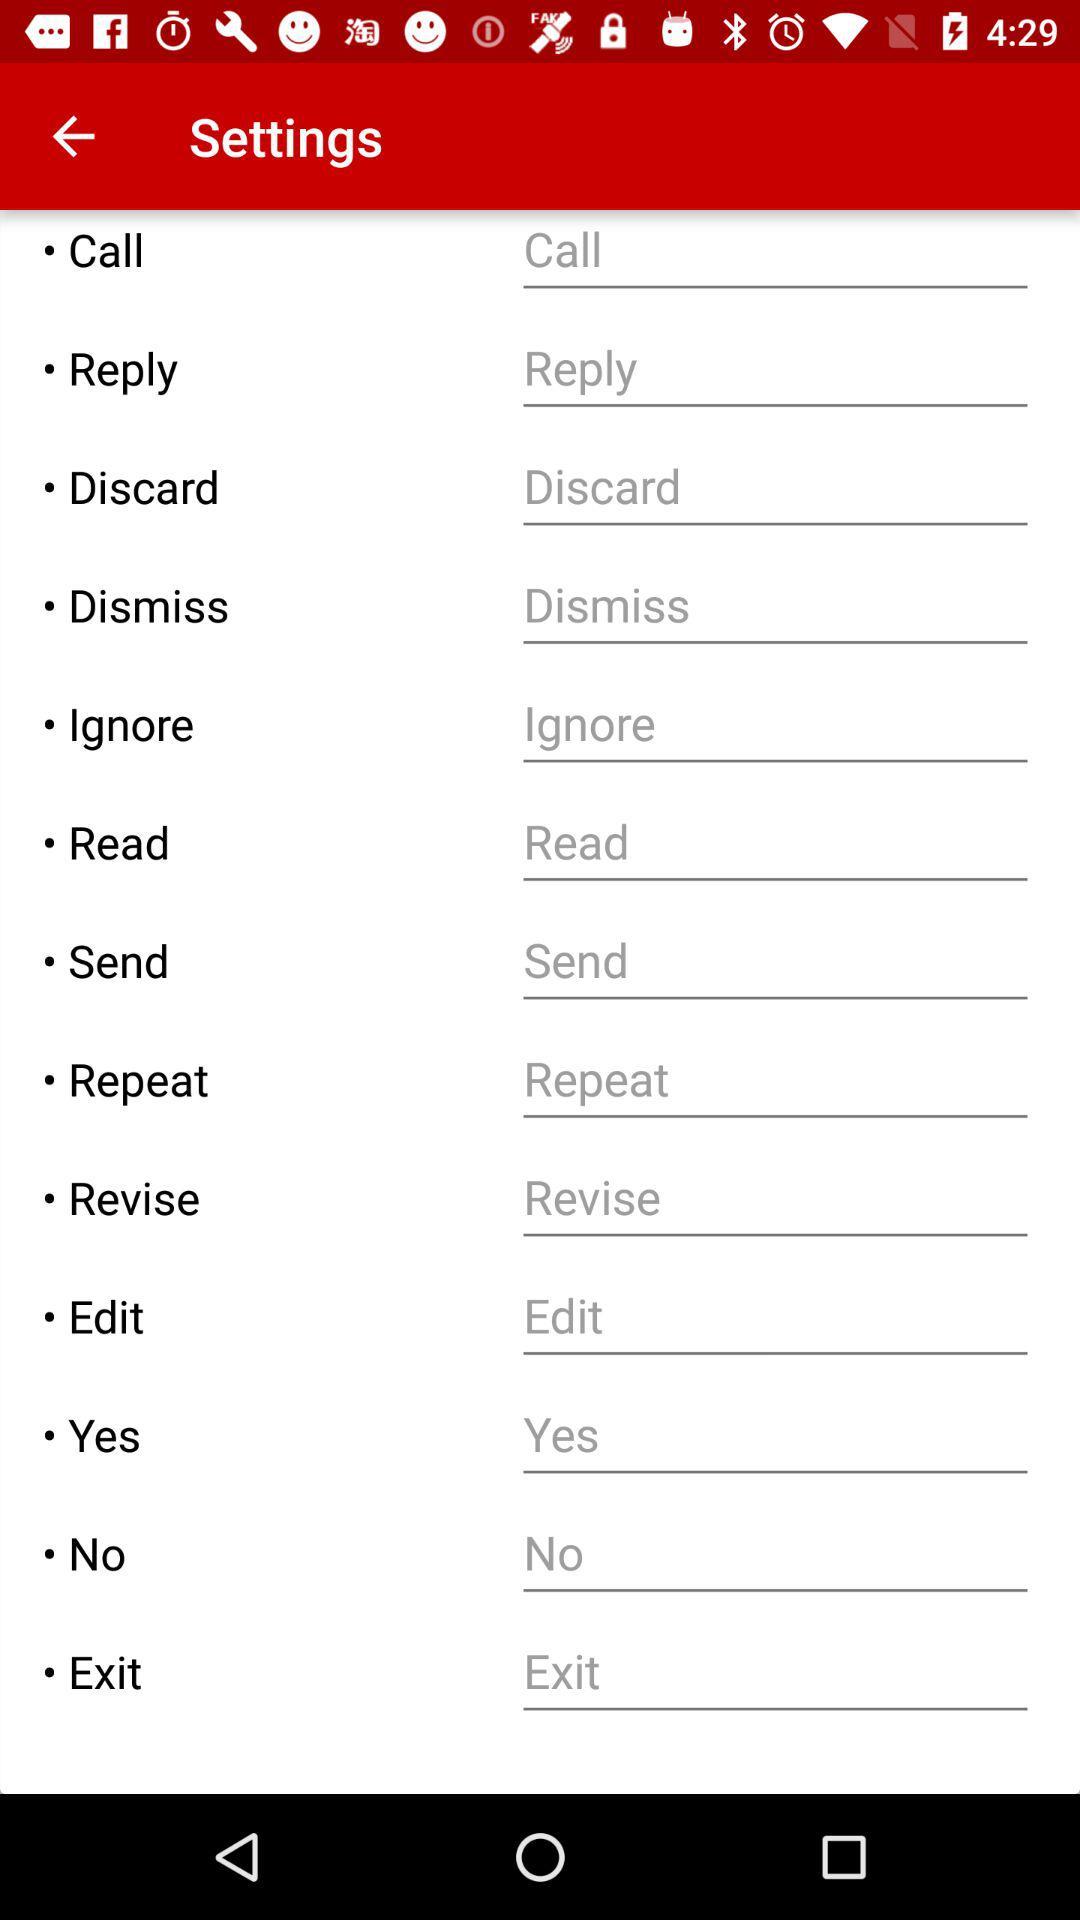 This screenshot has height=1920, width=1080. I want to click on send text, so click(774, 960).